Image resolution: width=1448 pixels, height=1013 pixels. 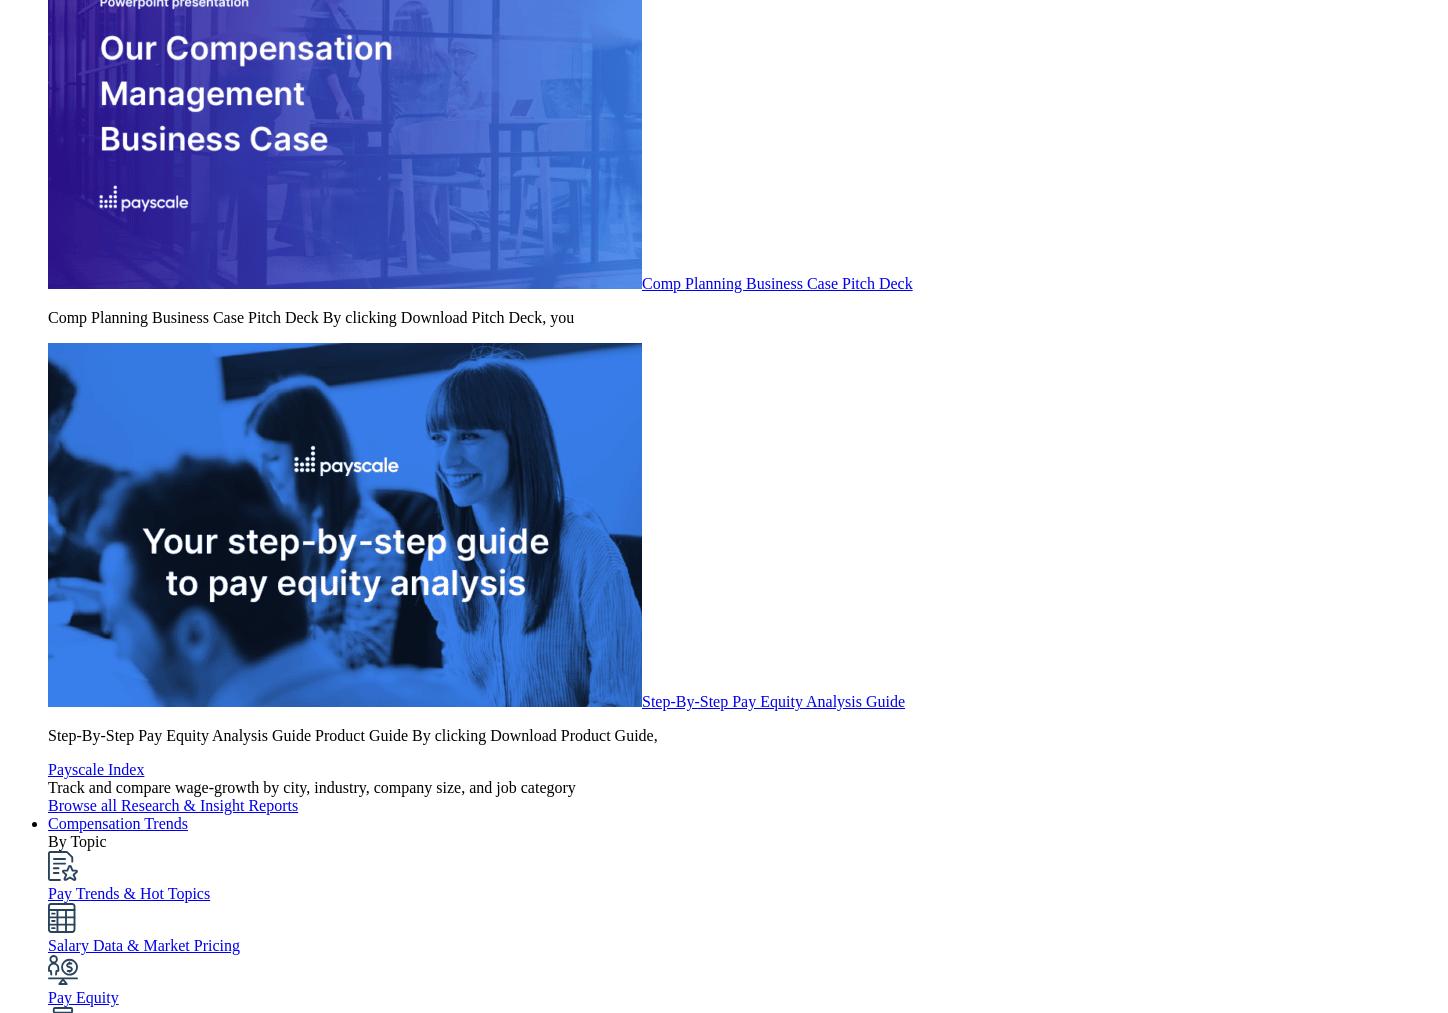 I want to click on 'Step-By-Step Pay Equity Analysis Guide', so click(x=773, y=700).